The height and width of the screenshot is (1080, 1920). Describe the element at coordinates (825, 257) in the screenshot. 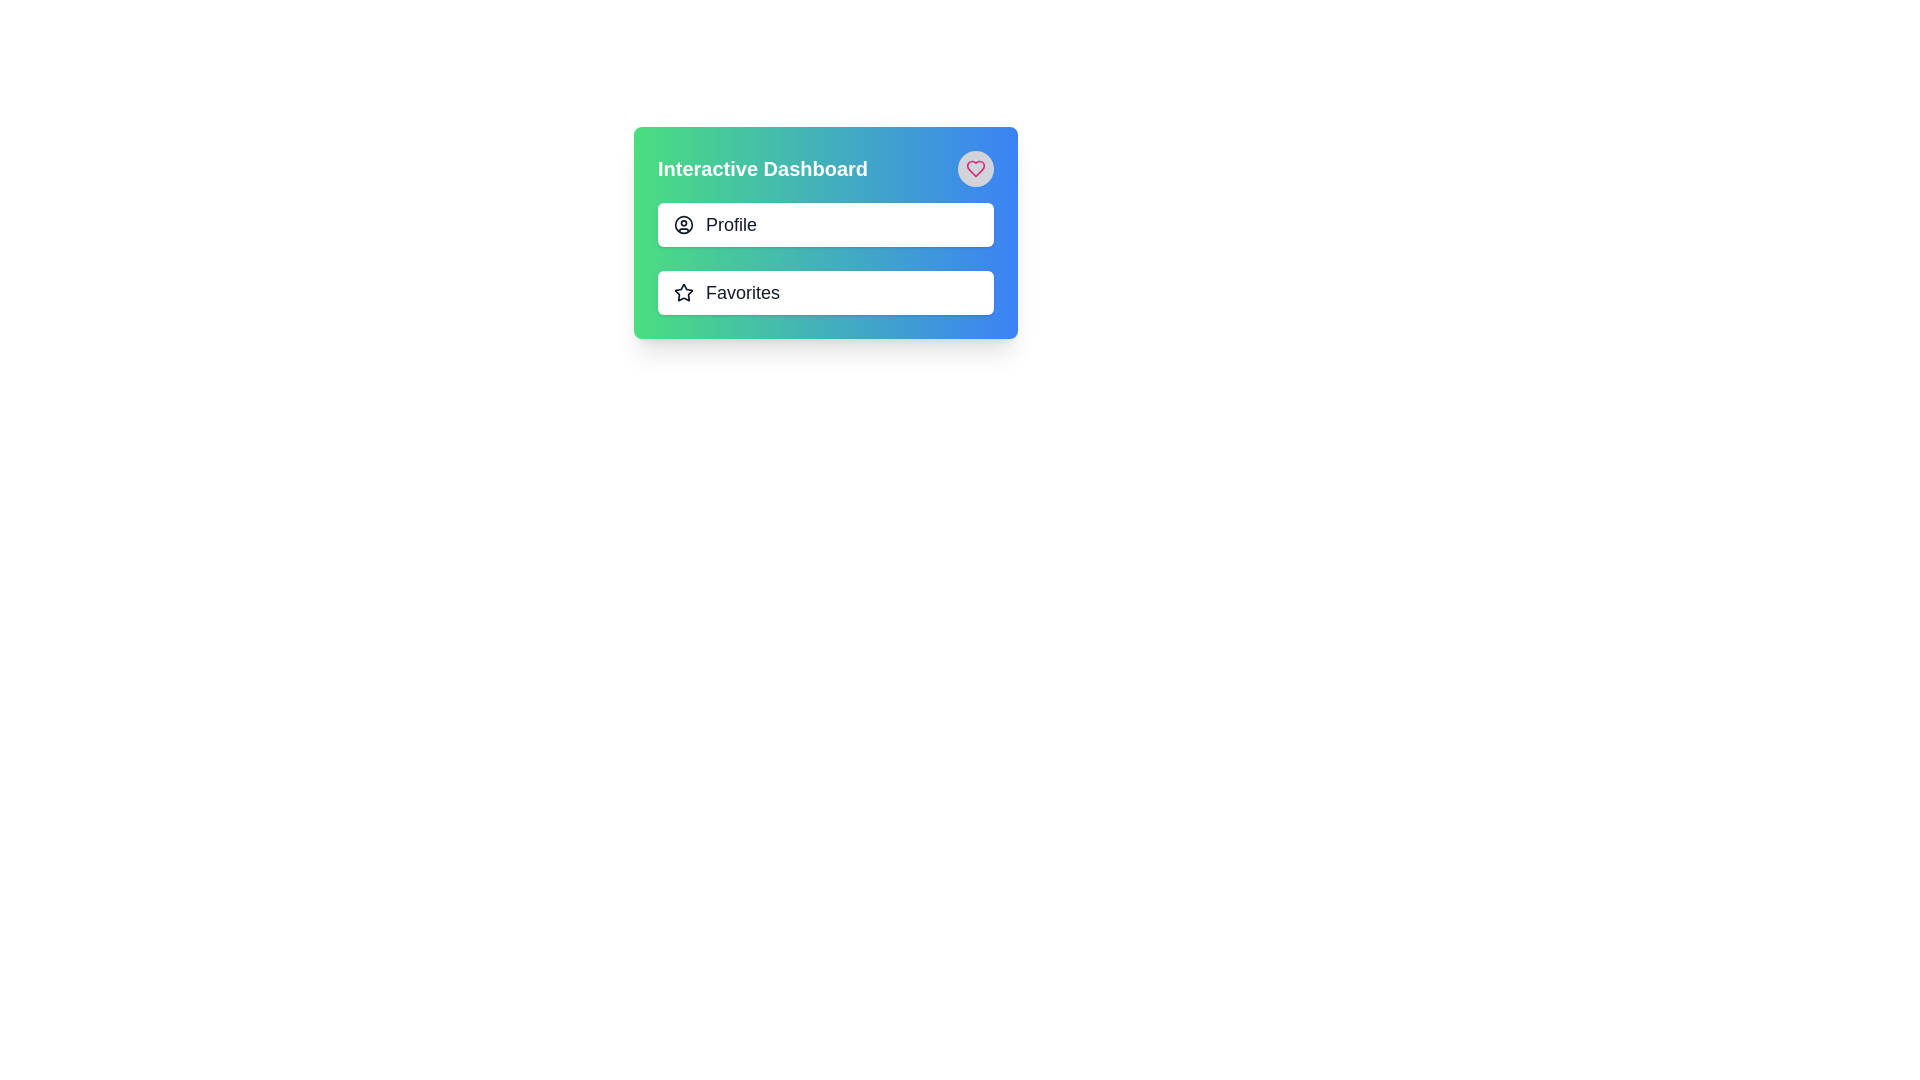

I see `the 'Profile' or 'Favorites' section of the List or menu item group located under the 'Interactive Dashboard' title` at that location.